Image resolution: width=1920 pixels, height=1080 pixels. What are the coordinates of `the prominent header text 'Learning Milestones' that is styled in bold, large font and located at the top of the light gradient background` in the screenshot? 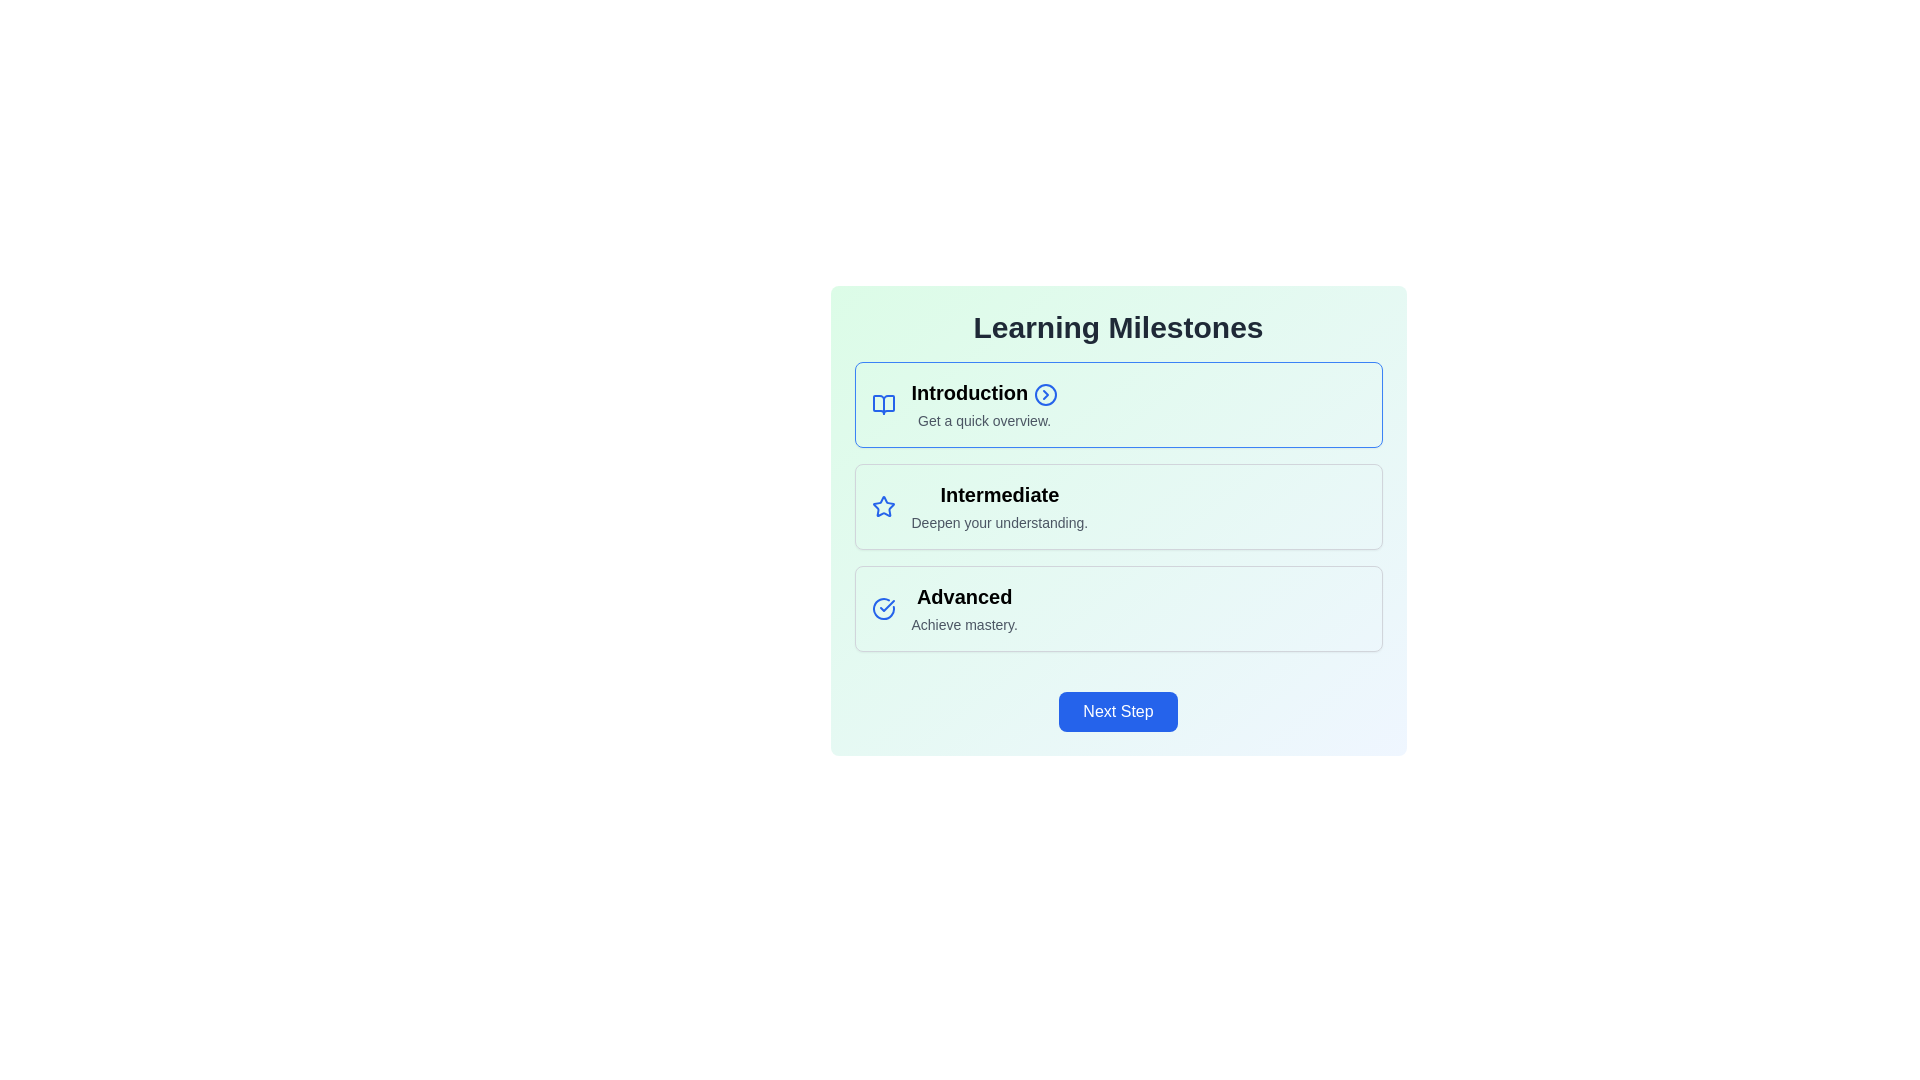 It's located at (1117, 326).